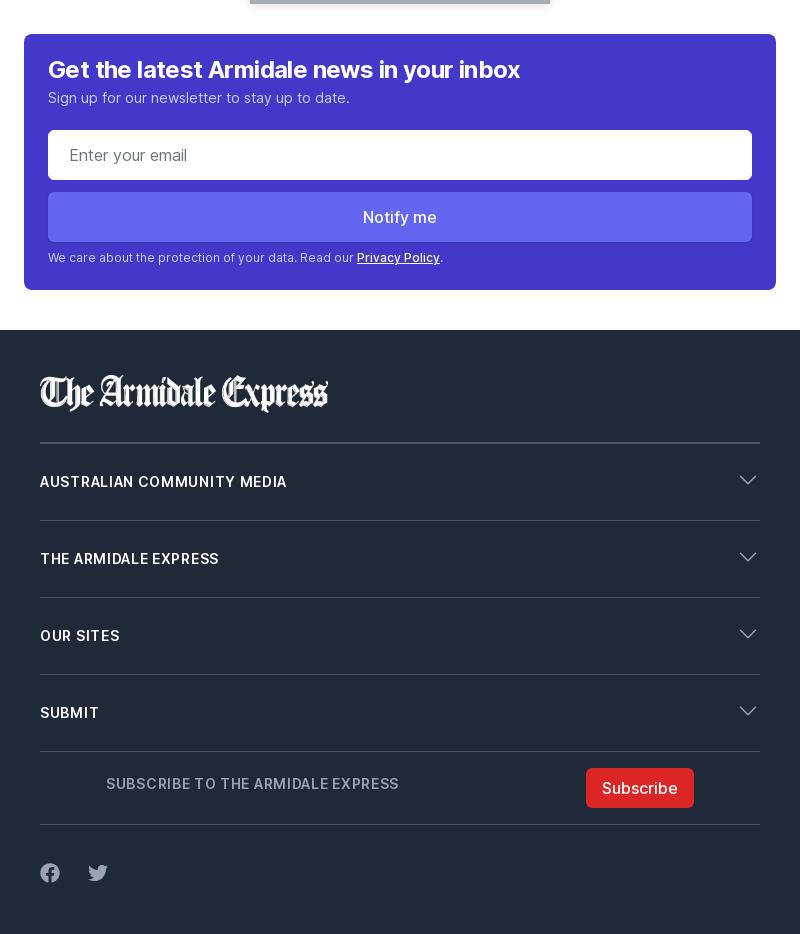 This screenshot has height=934, width=800. I want to click on 'Help Centre', so click(80, 717).